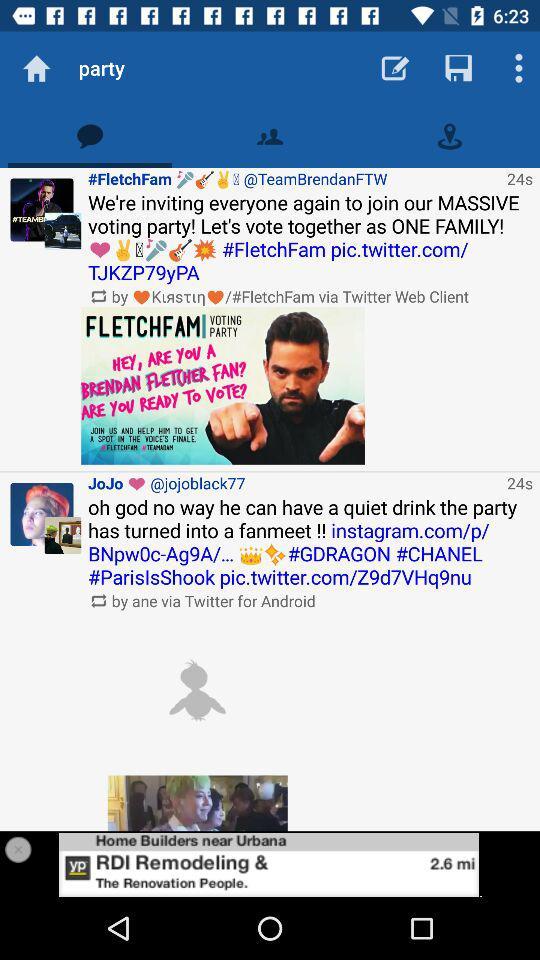 This screenshot has width=540, height=960. Describe the element at coordinates (270, 135) in the screenshot. I see `contact option` at that location.